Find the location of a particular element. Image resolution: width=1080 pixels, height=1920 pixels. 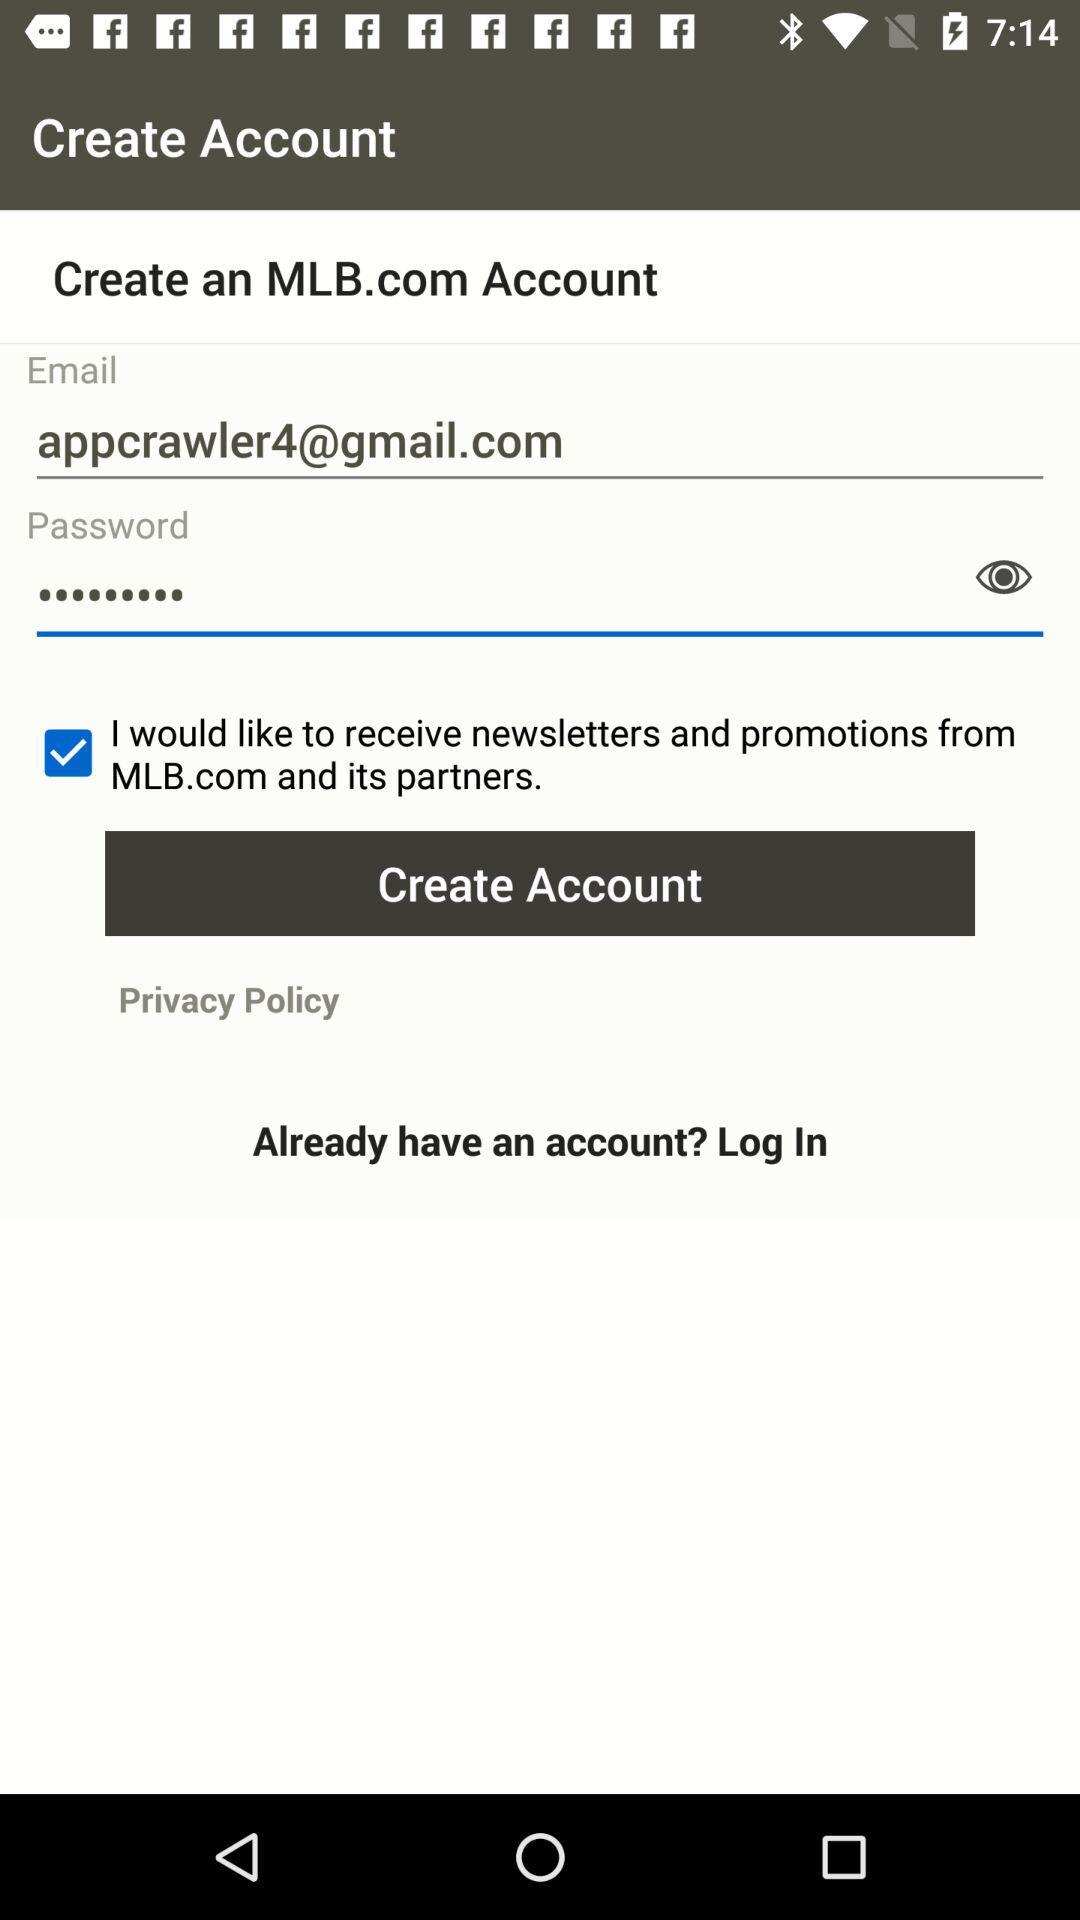

the visibility icon is located at coordinates (1003, 576).